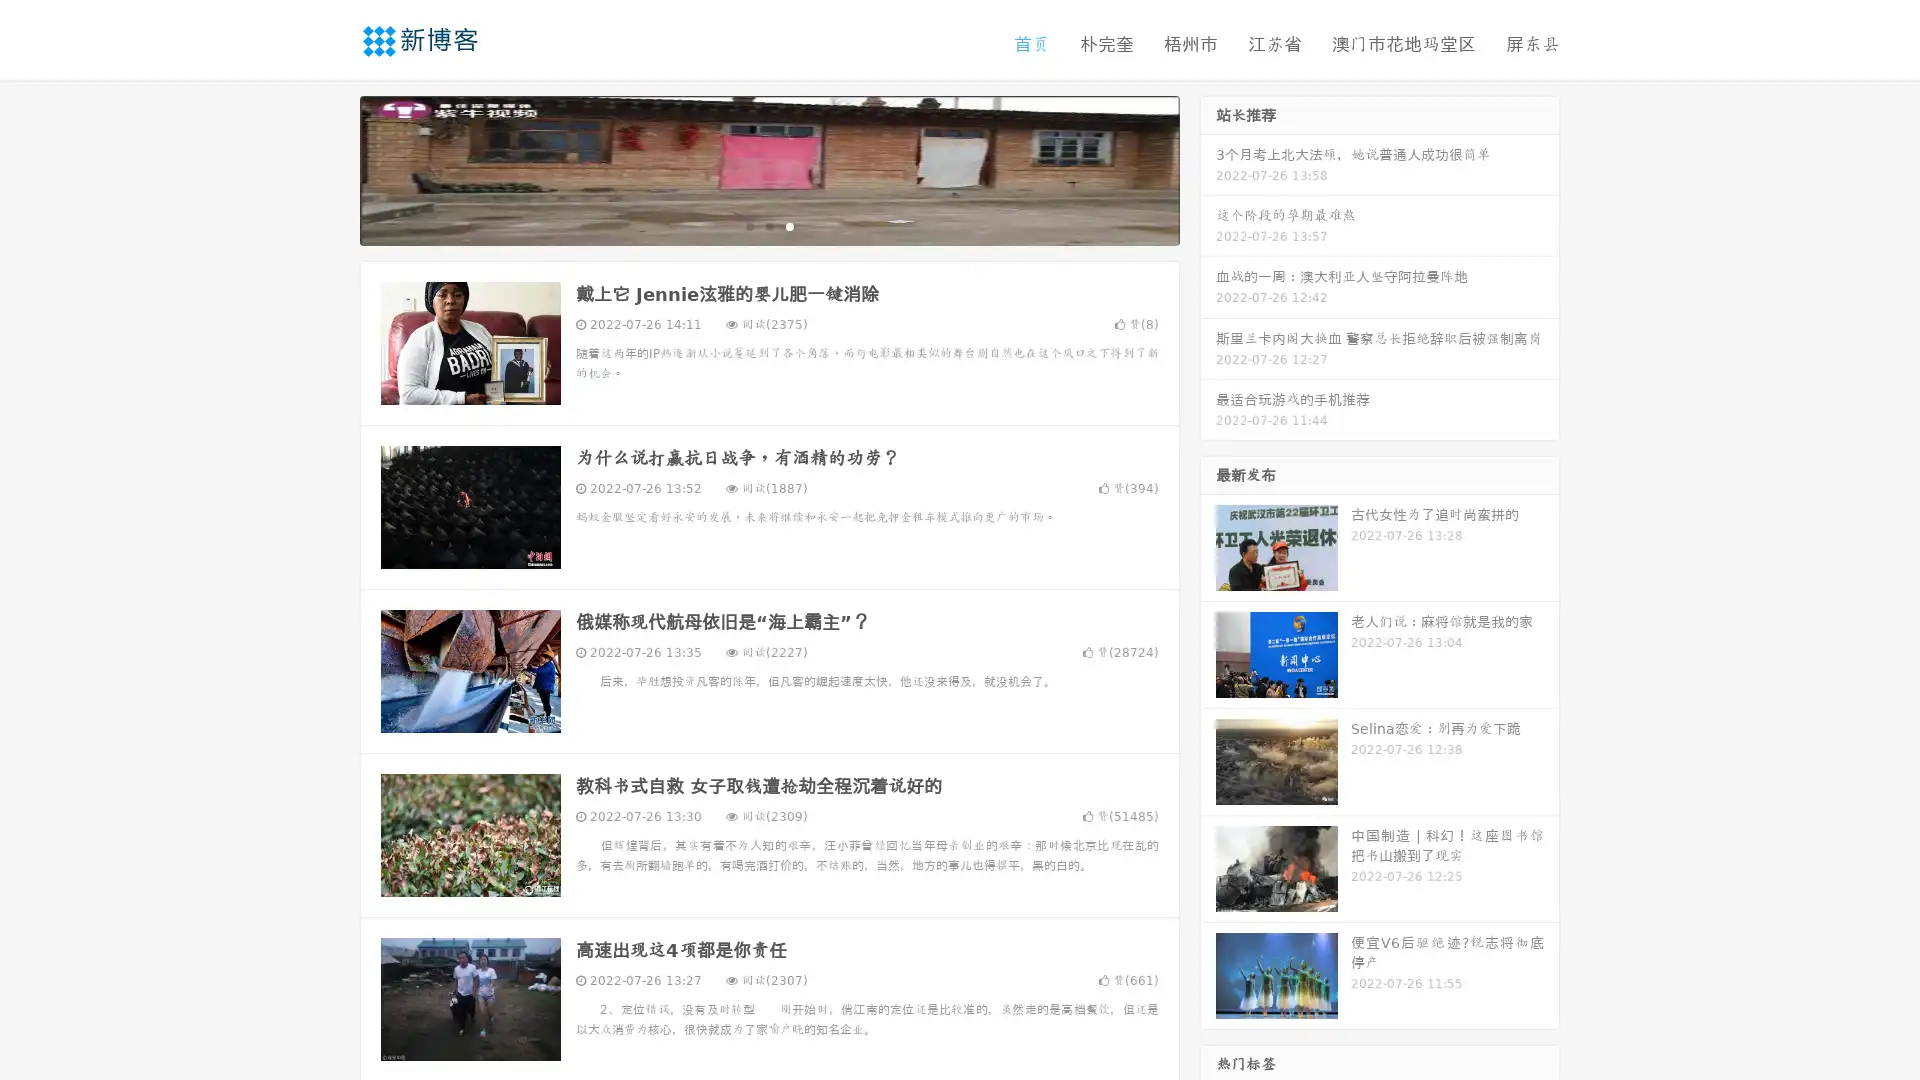  What do you see at coordinates (789, 225) in the screenshot?
I see `Go to slide 3` at bounding box center [789, 225].